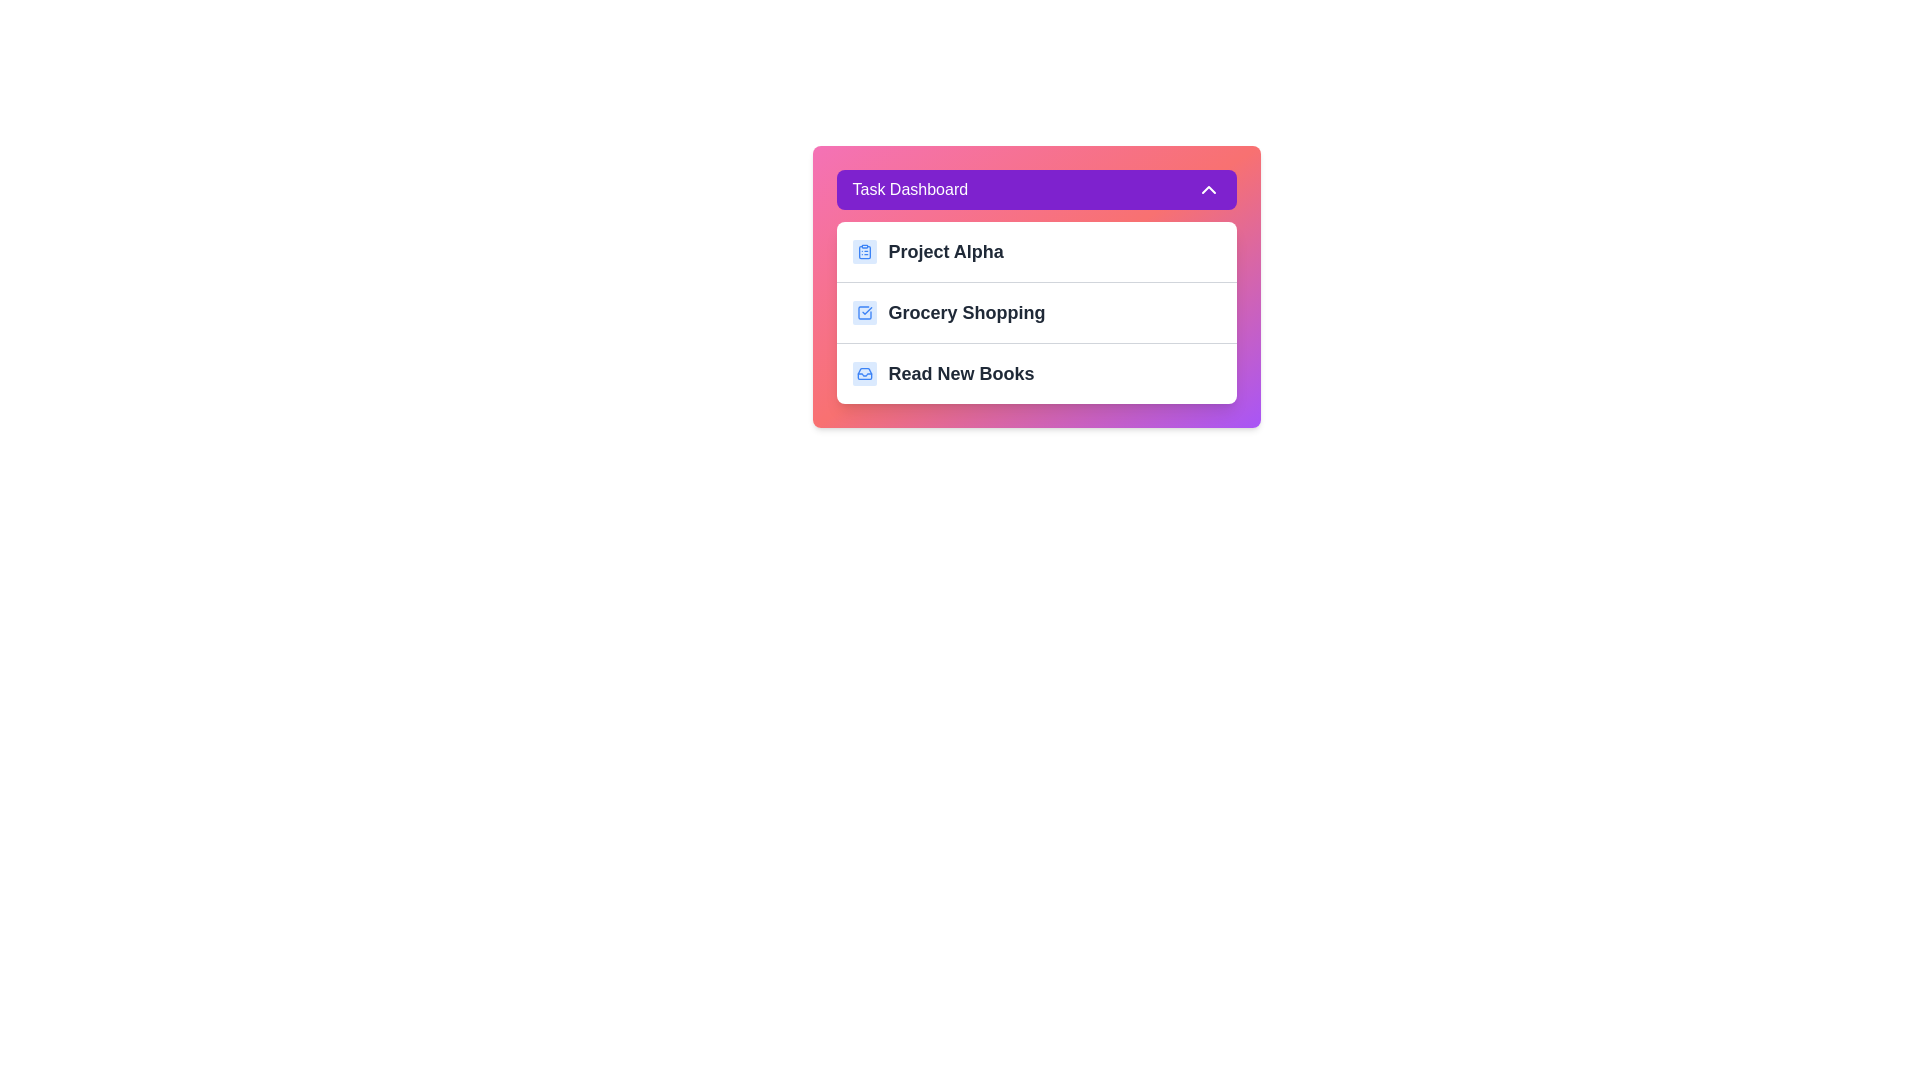 The height and width of the screenshot is (1080, 1920). What do you see at coordinates (961, 374) in the screenshot?
I see `the third text label in the vertical list, which serves as a title for a task or item, positioned below 'Project Alpha' and 'Grocery Shopping'` at bounding box center [961, 374].